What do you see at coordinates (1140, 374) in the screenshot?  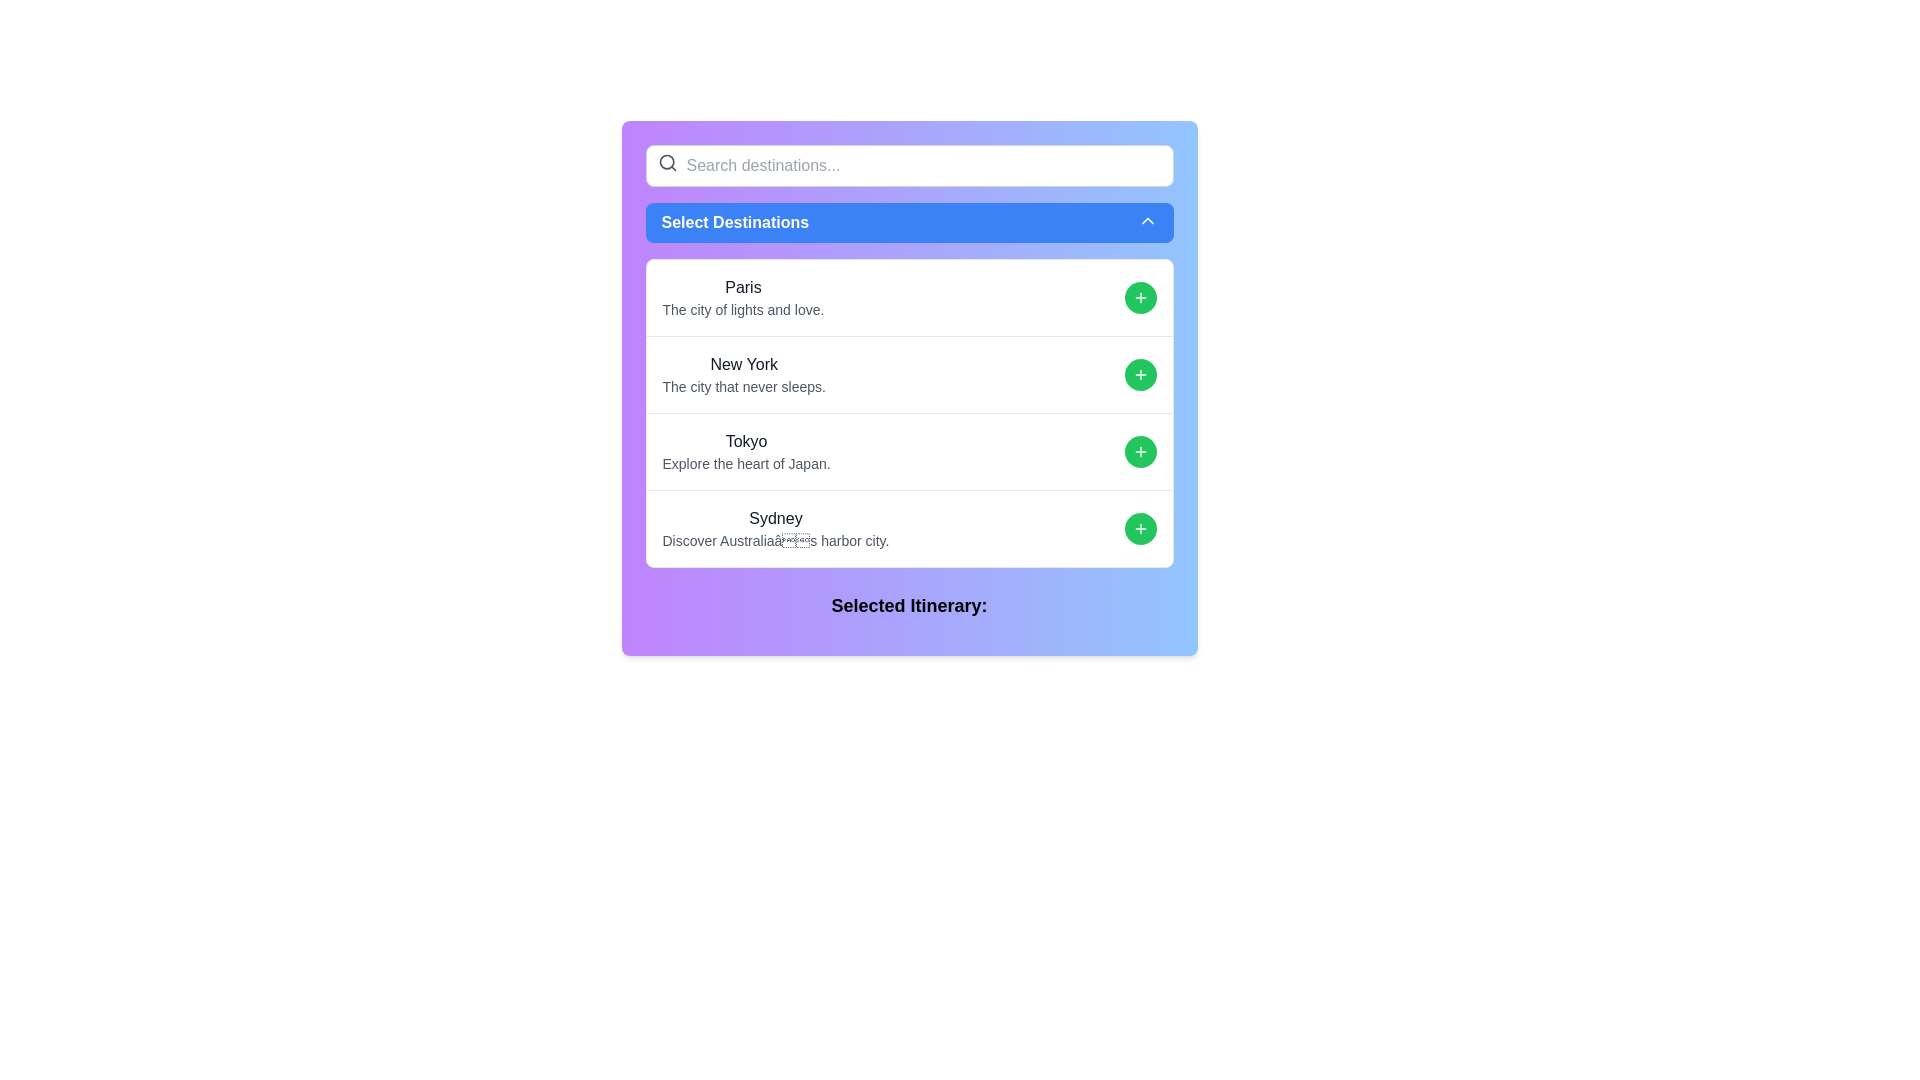 I see `the green circular button with a white plus sign` at bounding box center [1140, 374].